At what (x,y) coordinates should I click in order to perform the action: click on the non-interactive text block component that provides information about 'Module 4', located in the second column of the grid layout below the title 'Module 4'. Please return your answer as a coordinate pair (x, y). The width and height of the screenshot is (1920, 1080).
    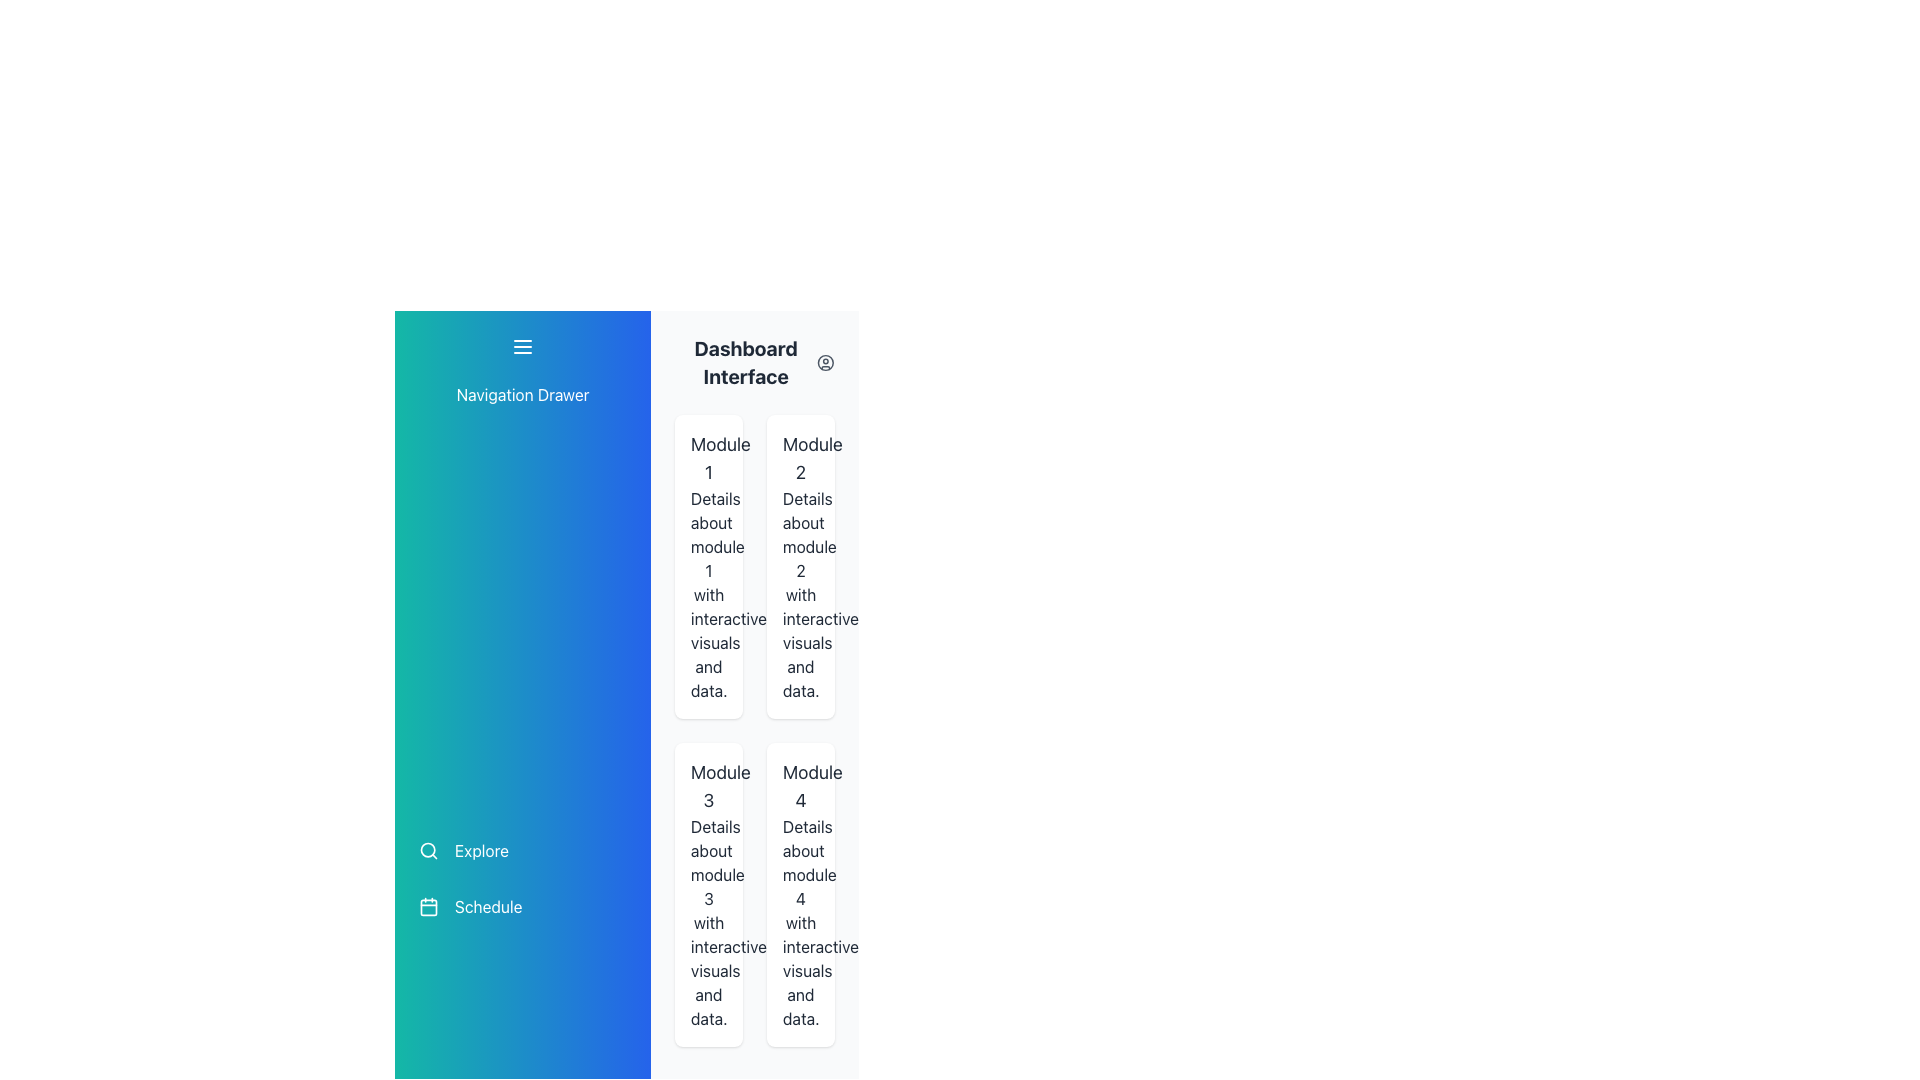
    Looking at the image, I should click on (801, 922).